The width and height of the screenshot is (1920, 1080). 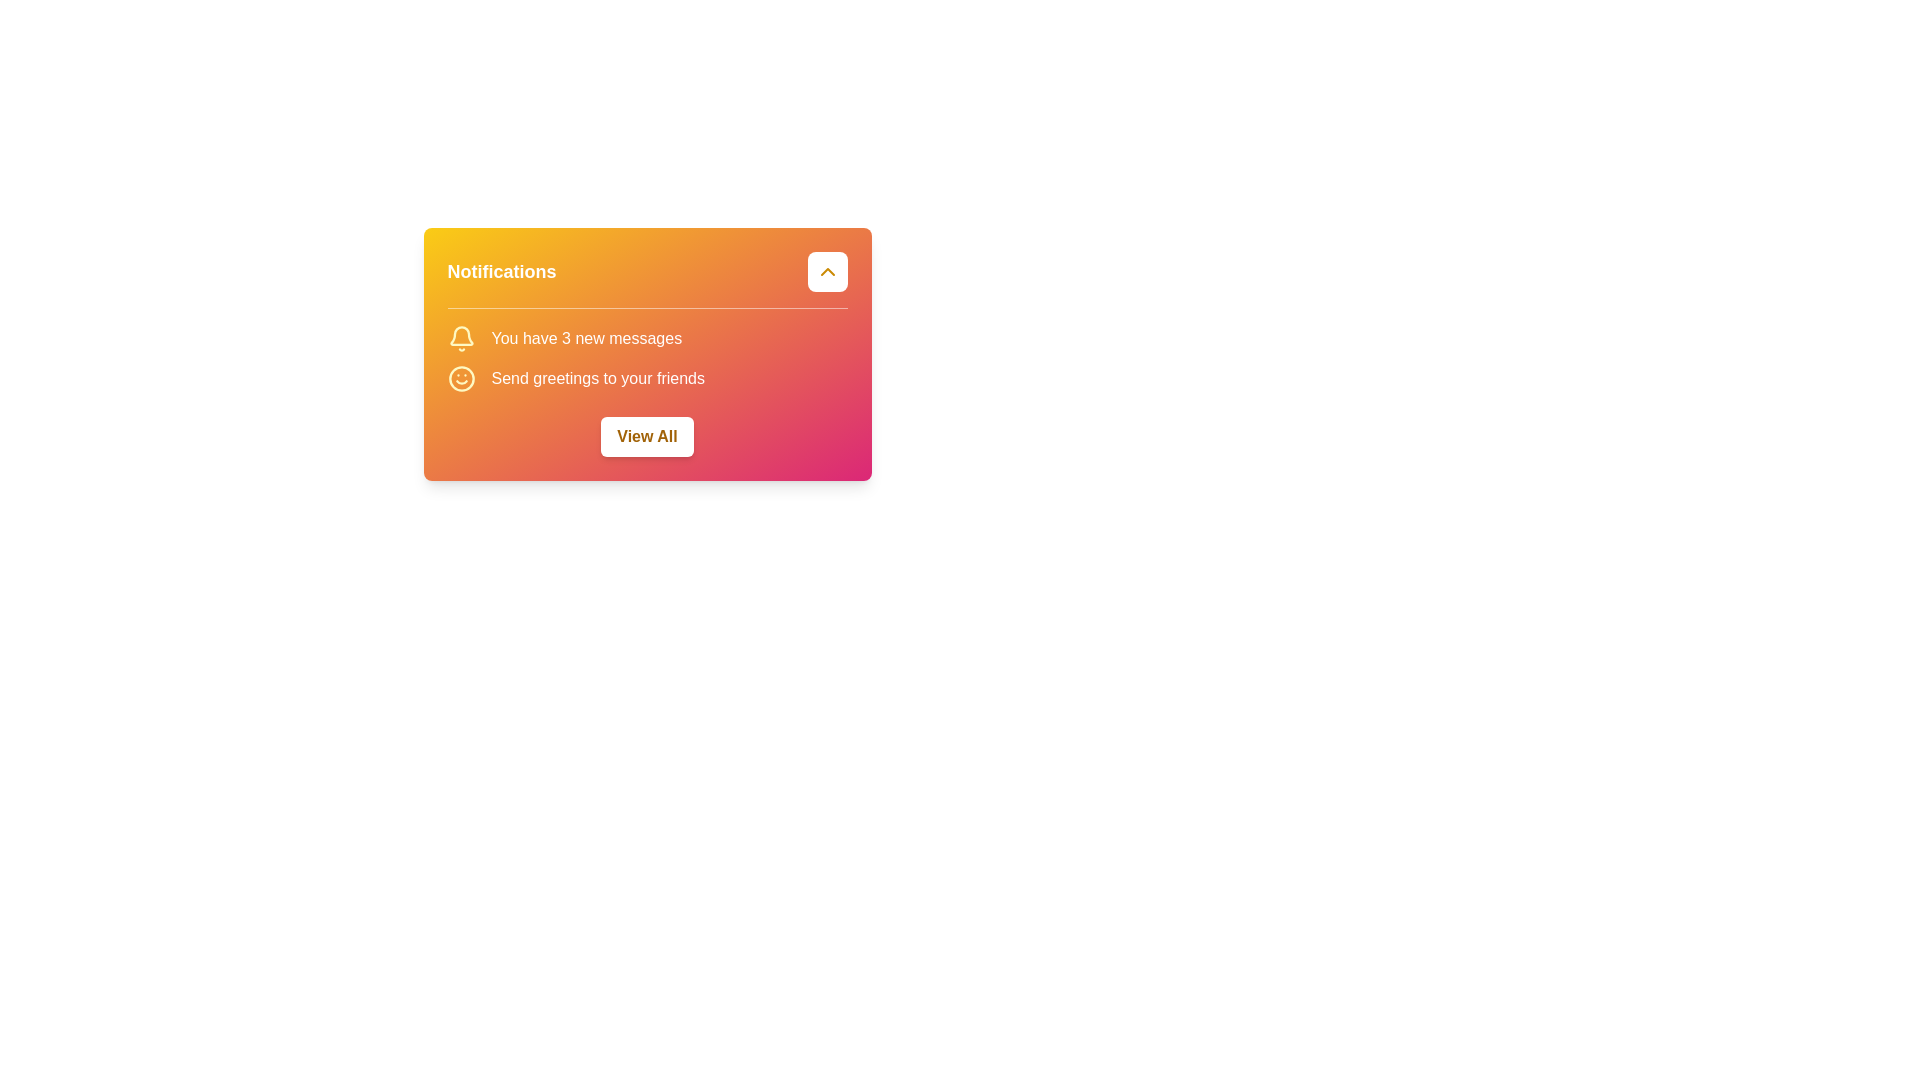 What do you see at coordinates (647, 382) in the screenshot?
I see `the informational panel located under the title 'Notifications', which notifies the user about new messages and encourages sending greetings to friends` at bounding box center [647, 382].